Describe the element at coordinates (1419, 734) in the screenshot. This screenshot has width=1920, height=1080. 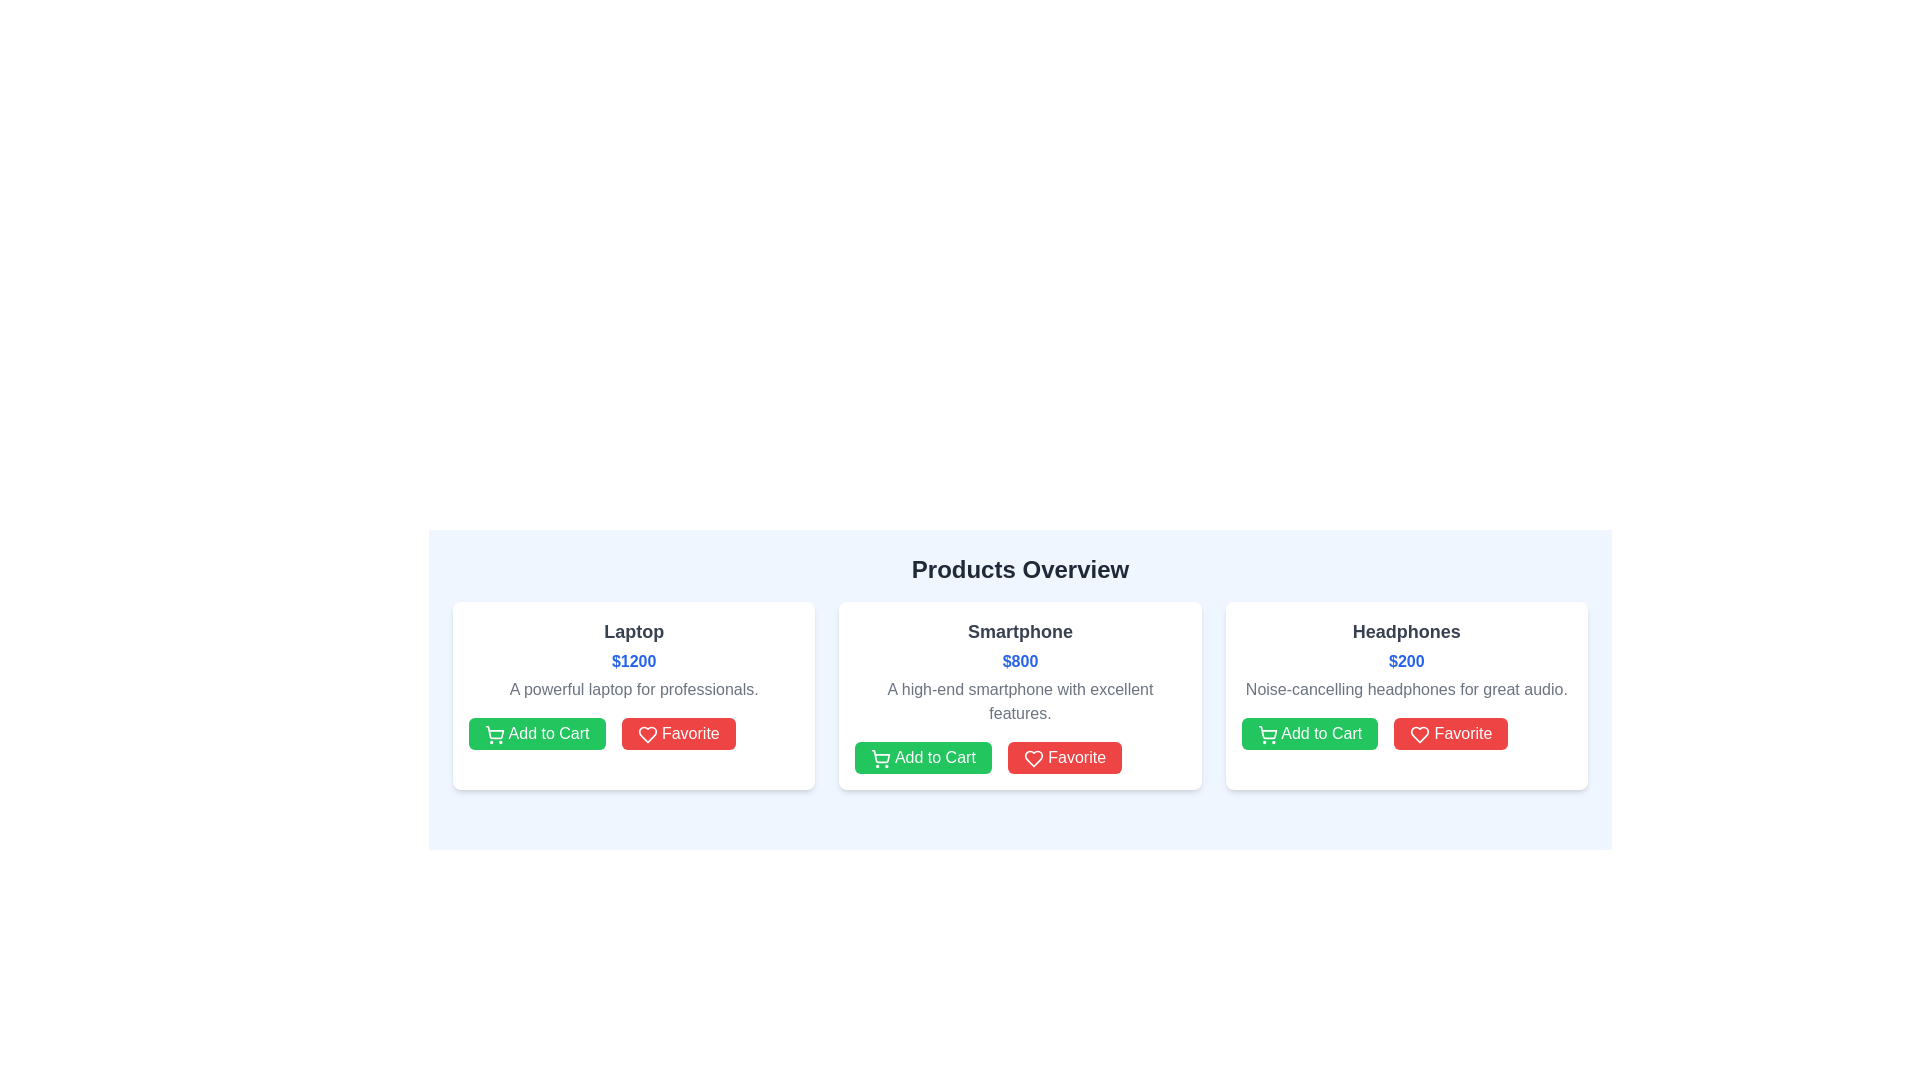
I see `the Favorite Icon associated with the Headphones product card located in the bottom row of the card` at that location.